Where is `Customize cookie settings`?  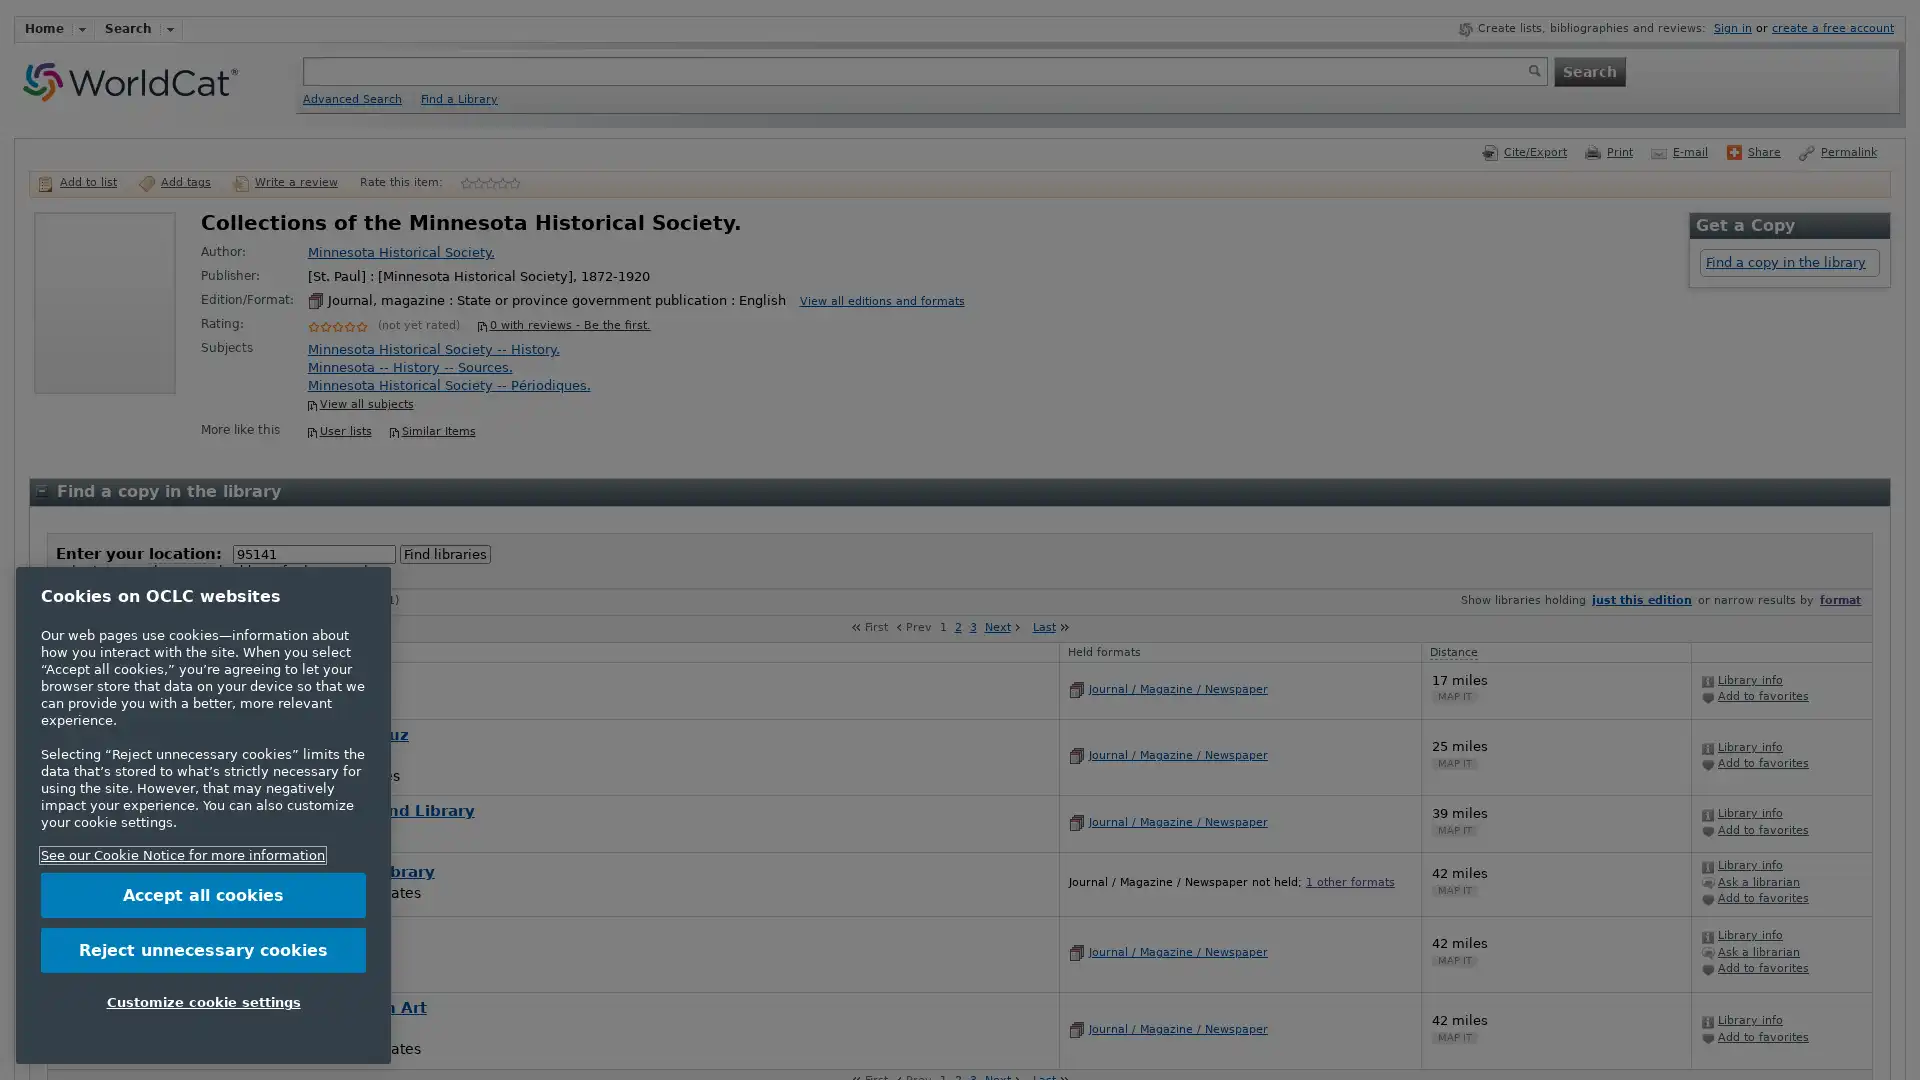 Customize cookie settings is located at coordinates (203, 1002).